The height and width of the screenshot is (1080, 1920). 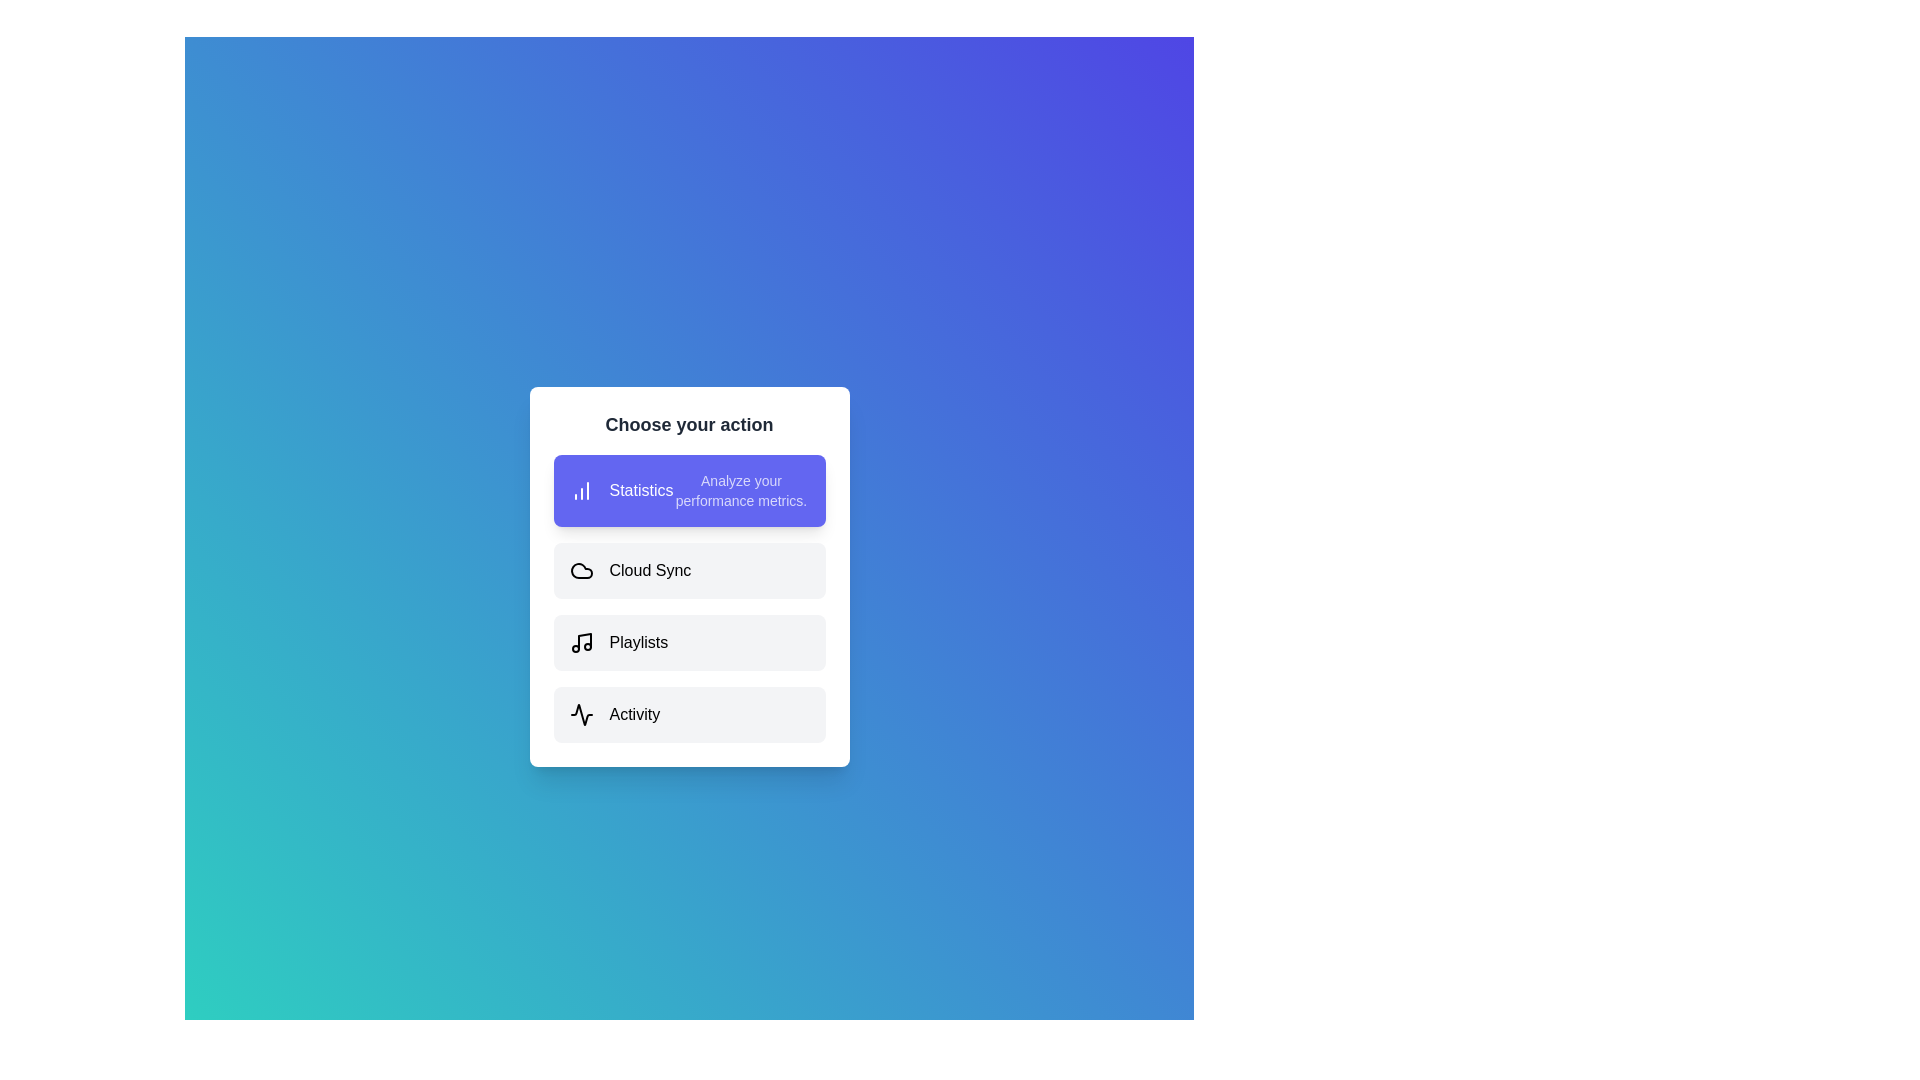 What do you see at coordinates (689, 490) in the screenshot?
I see `the option Statistics from the list` at bounding box center [689, 490].